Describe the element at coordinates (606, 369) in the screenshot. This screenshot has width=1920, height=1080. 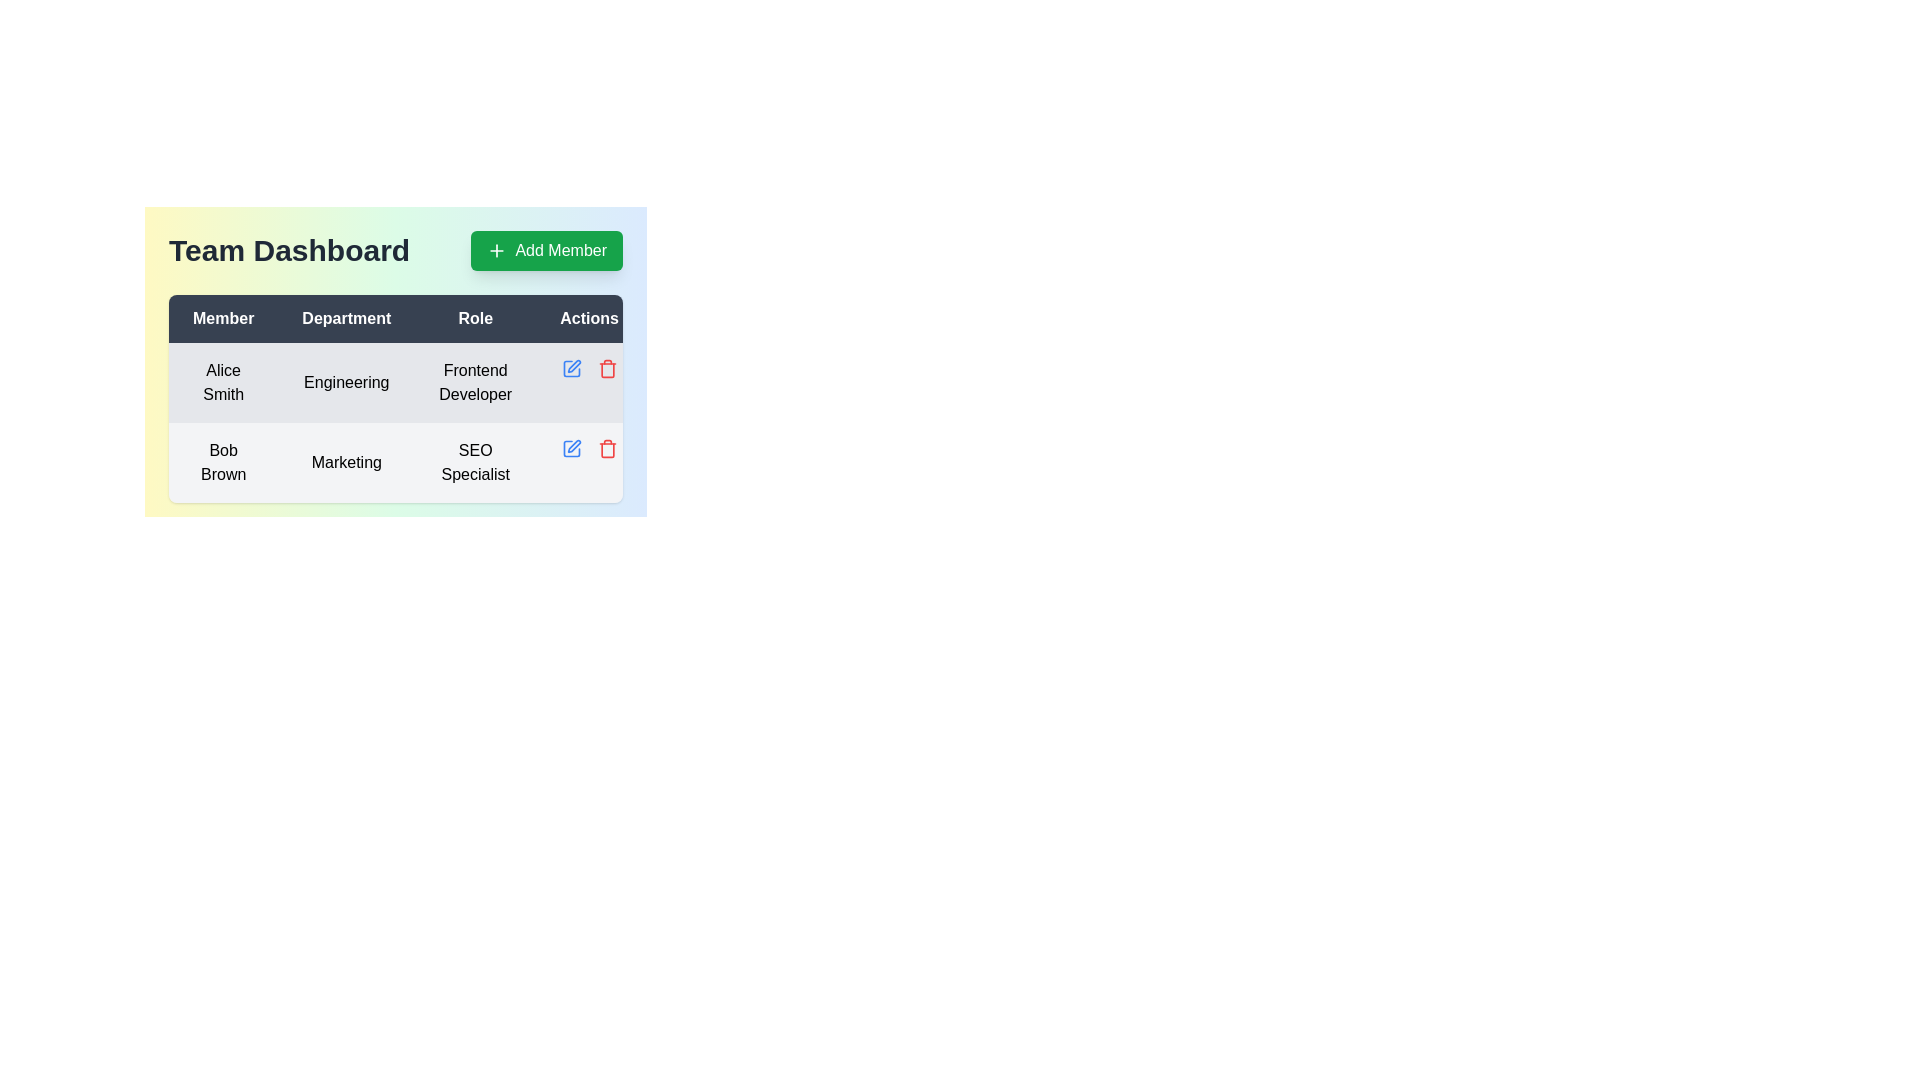
I see `the delete icon located` at that location.